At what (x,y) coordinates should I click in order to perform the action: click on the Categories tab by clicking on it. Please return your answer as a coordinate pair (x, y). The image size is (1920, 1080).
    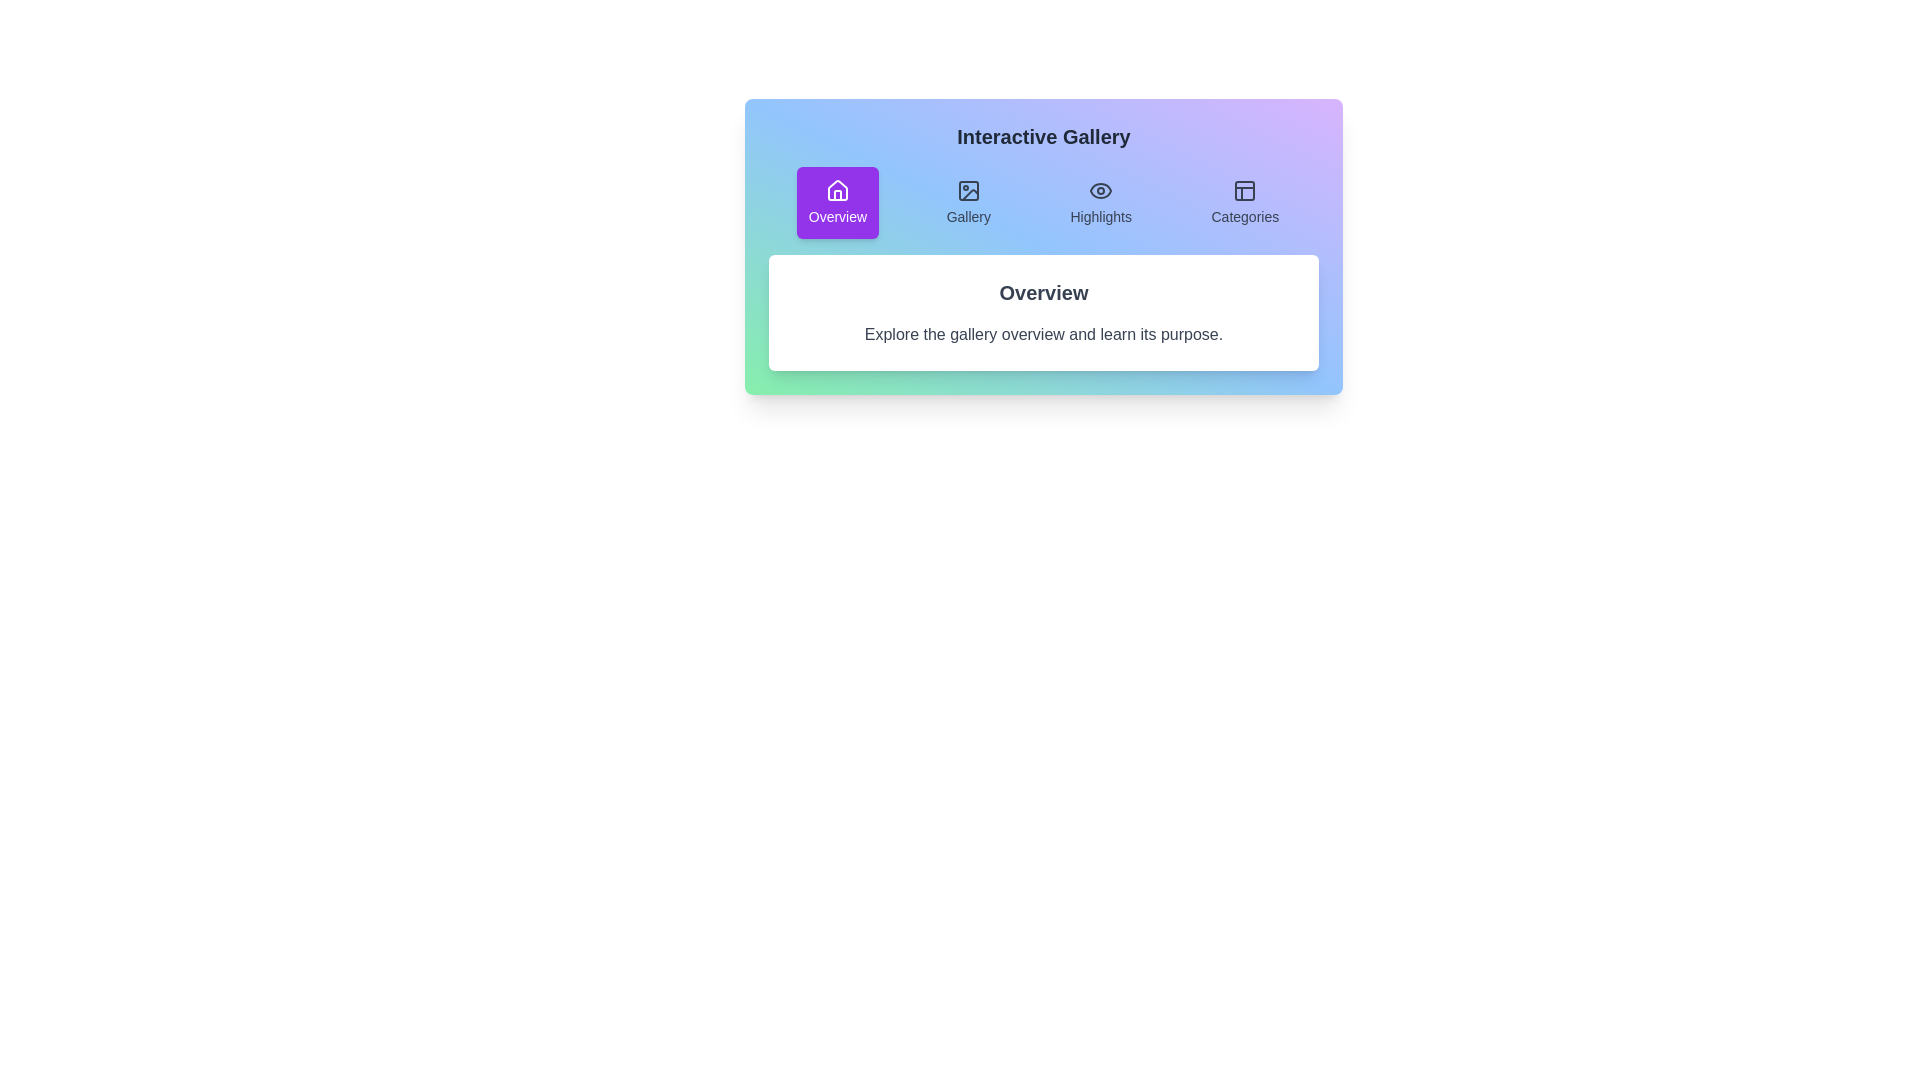
    Looking at the image, I should click on (1244, 203).